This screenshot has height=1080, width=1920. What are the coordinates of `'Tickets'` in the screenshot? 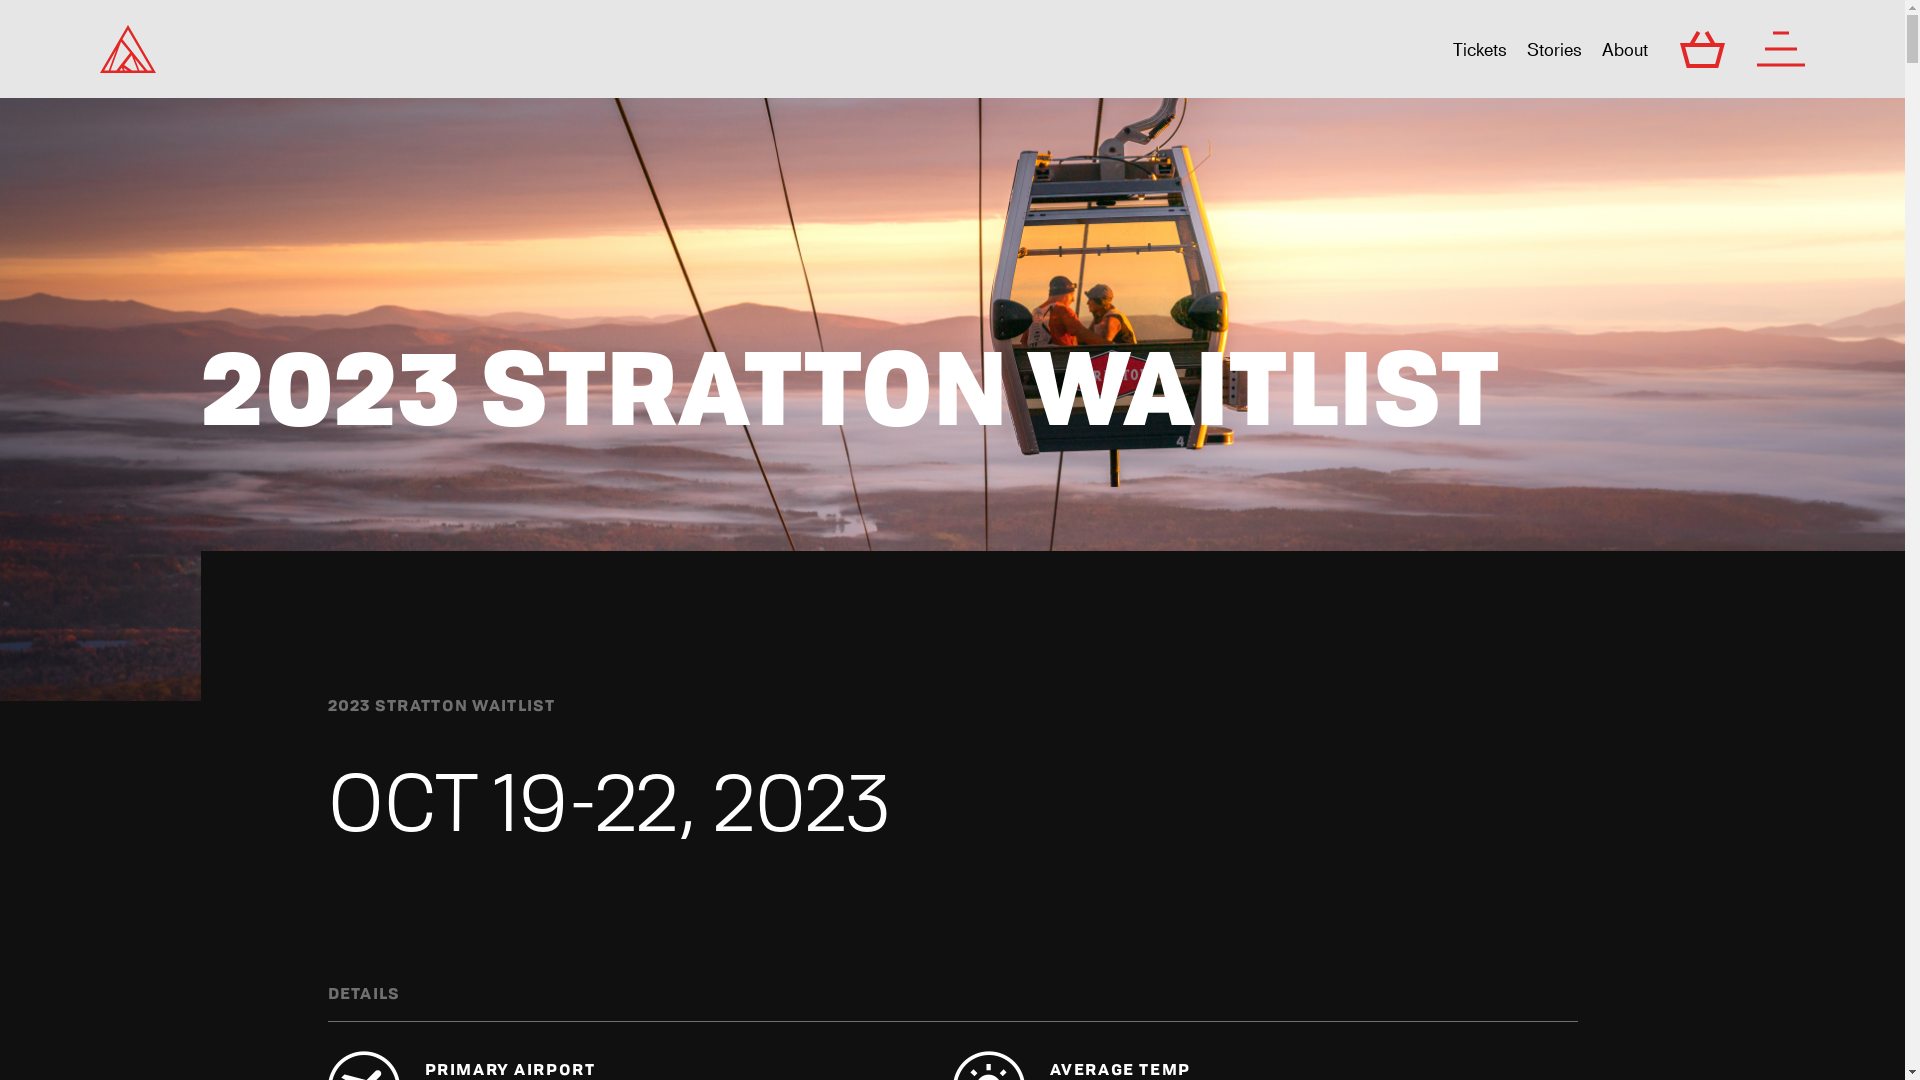 It's located at (1479, 48).